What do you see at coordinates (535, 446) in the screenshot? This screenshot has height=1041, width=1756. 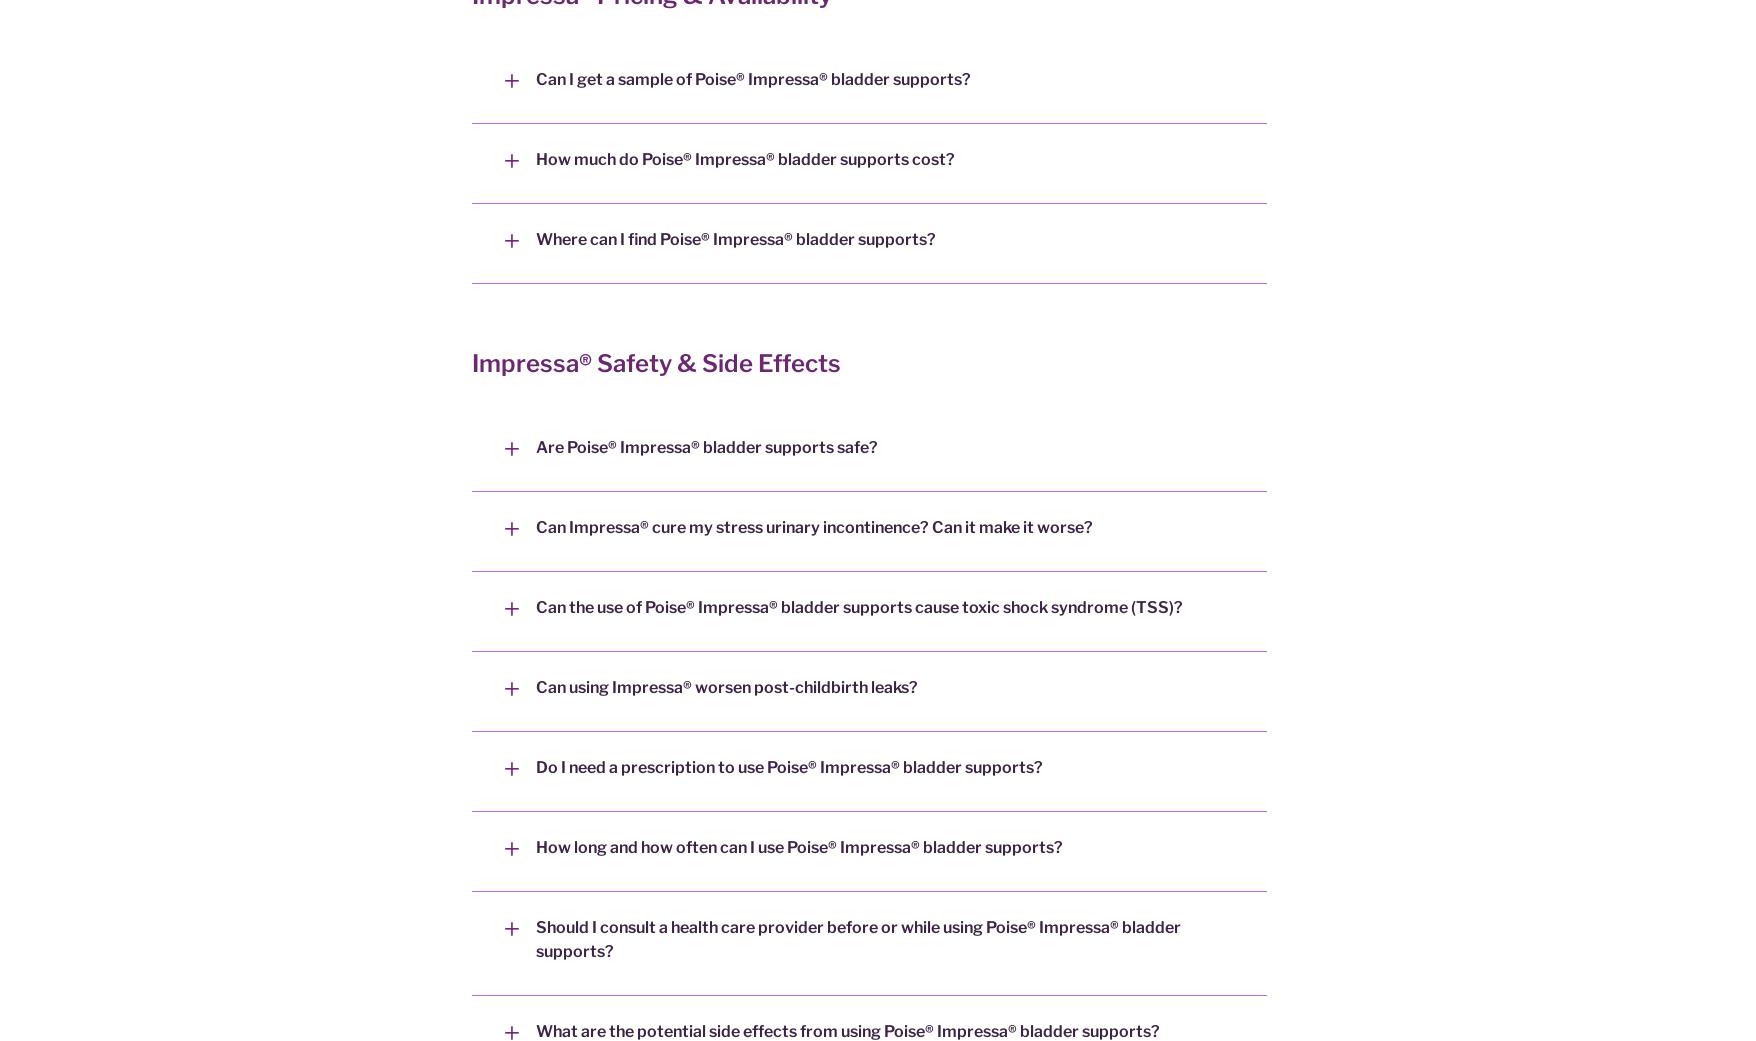 I see `'Are Poise® Impressa® bladder supports safe?'` at bounding box center [535, 446].